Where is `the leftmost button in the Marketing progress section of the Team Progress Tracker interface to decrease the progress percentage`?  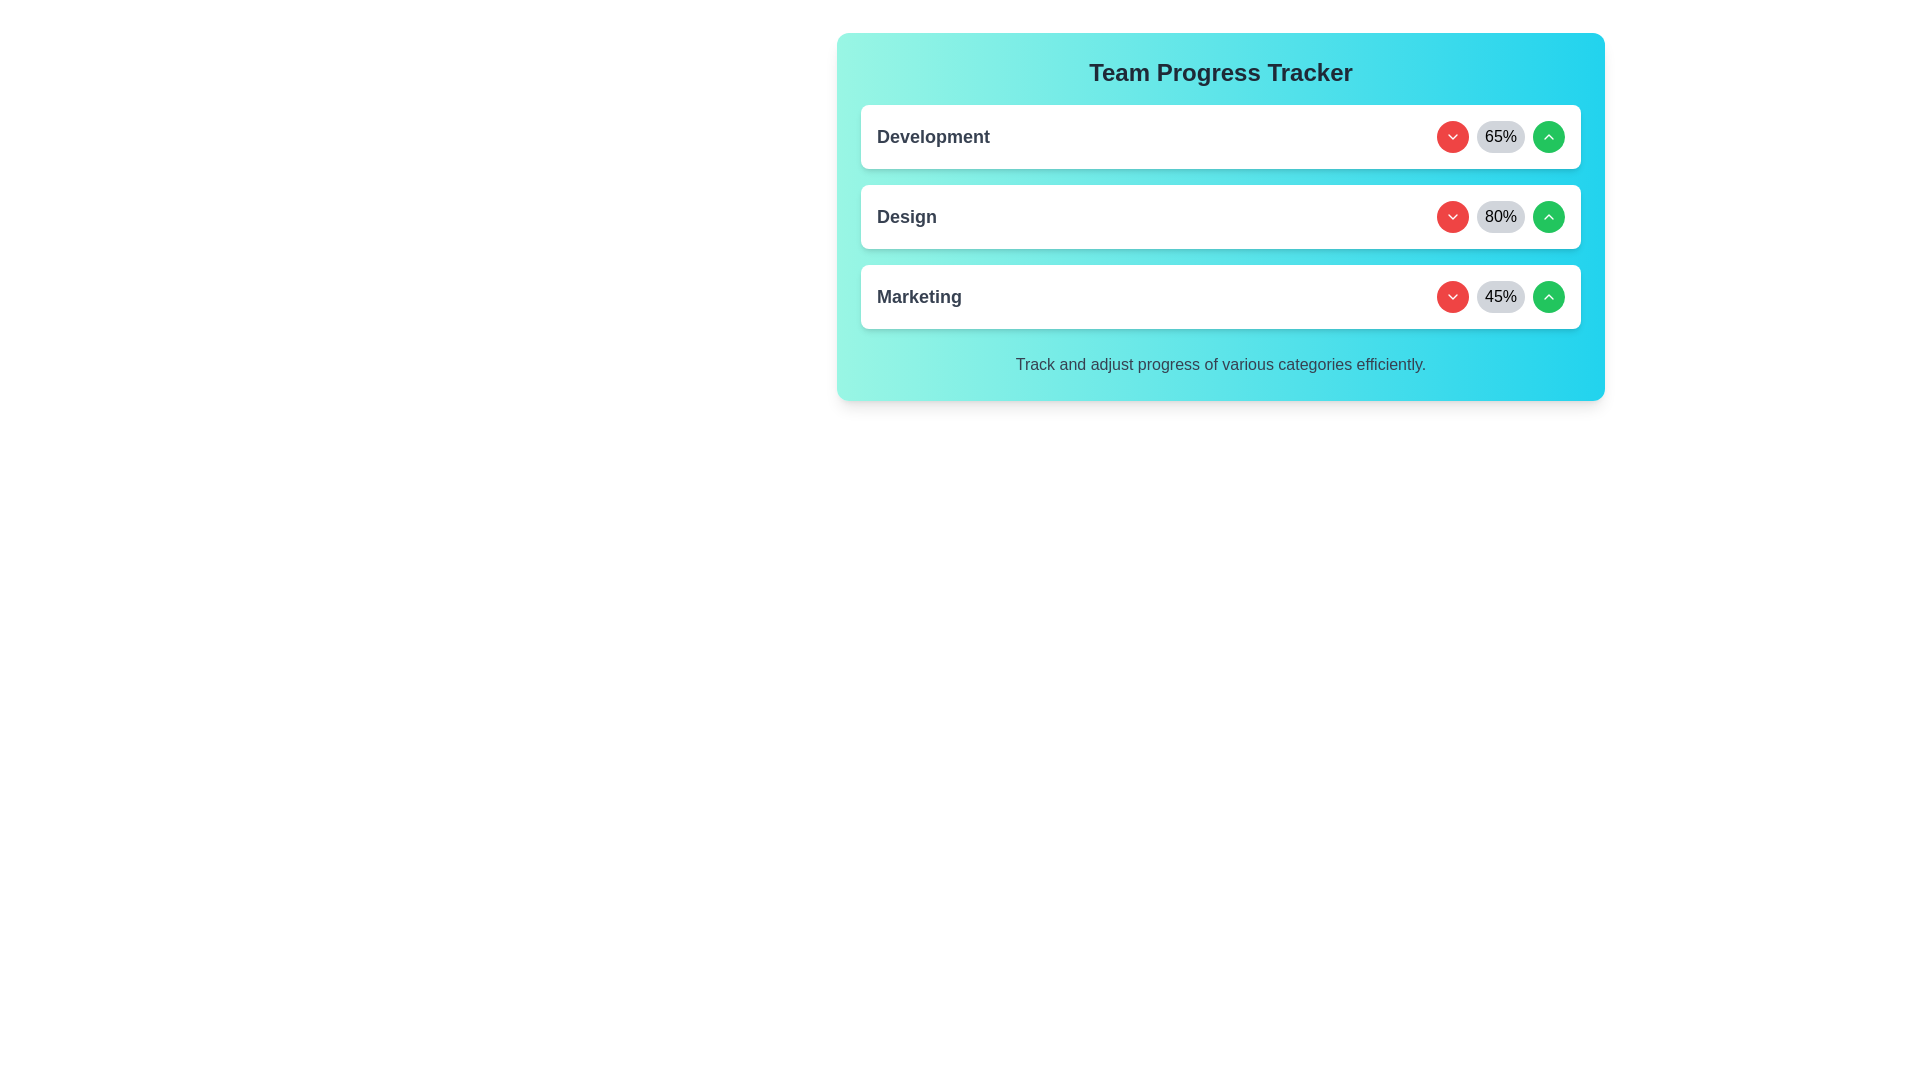
the leftmost button in the Marketing progress section of the Team Progress Tracker interface to decrease the progress percentage is located at coordinates (1453, 297).